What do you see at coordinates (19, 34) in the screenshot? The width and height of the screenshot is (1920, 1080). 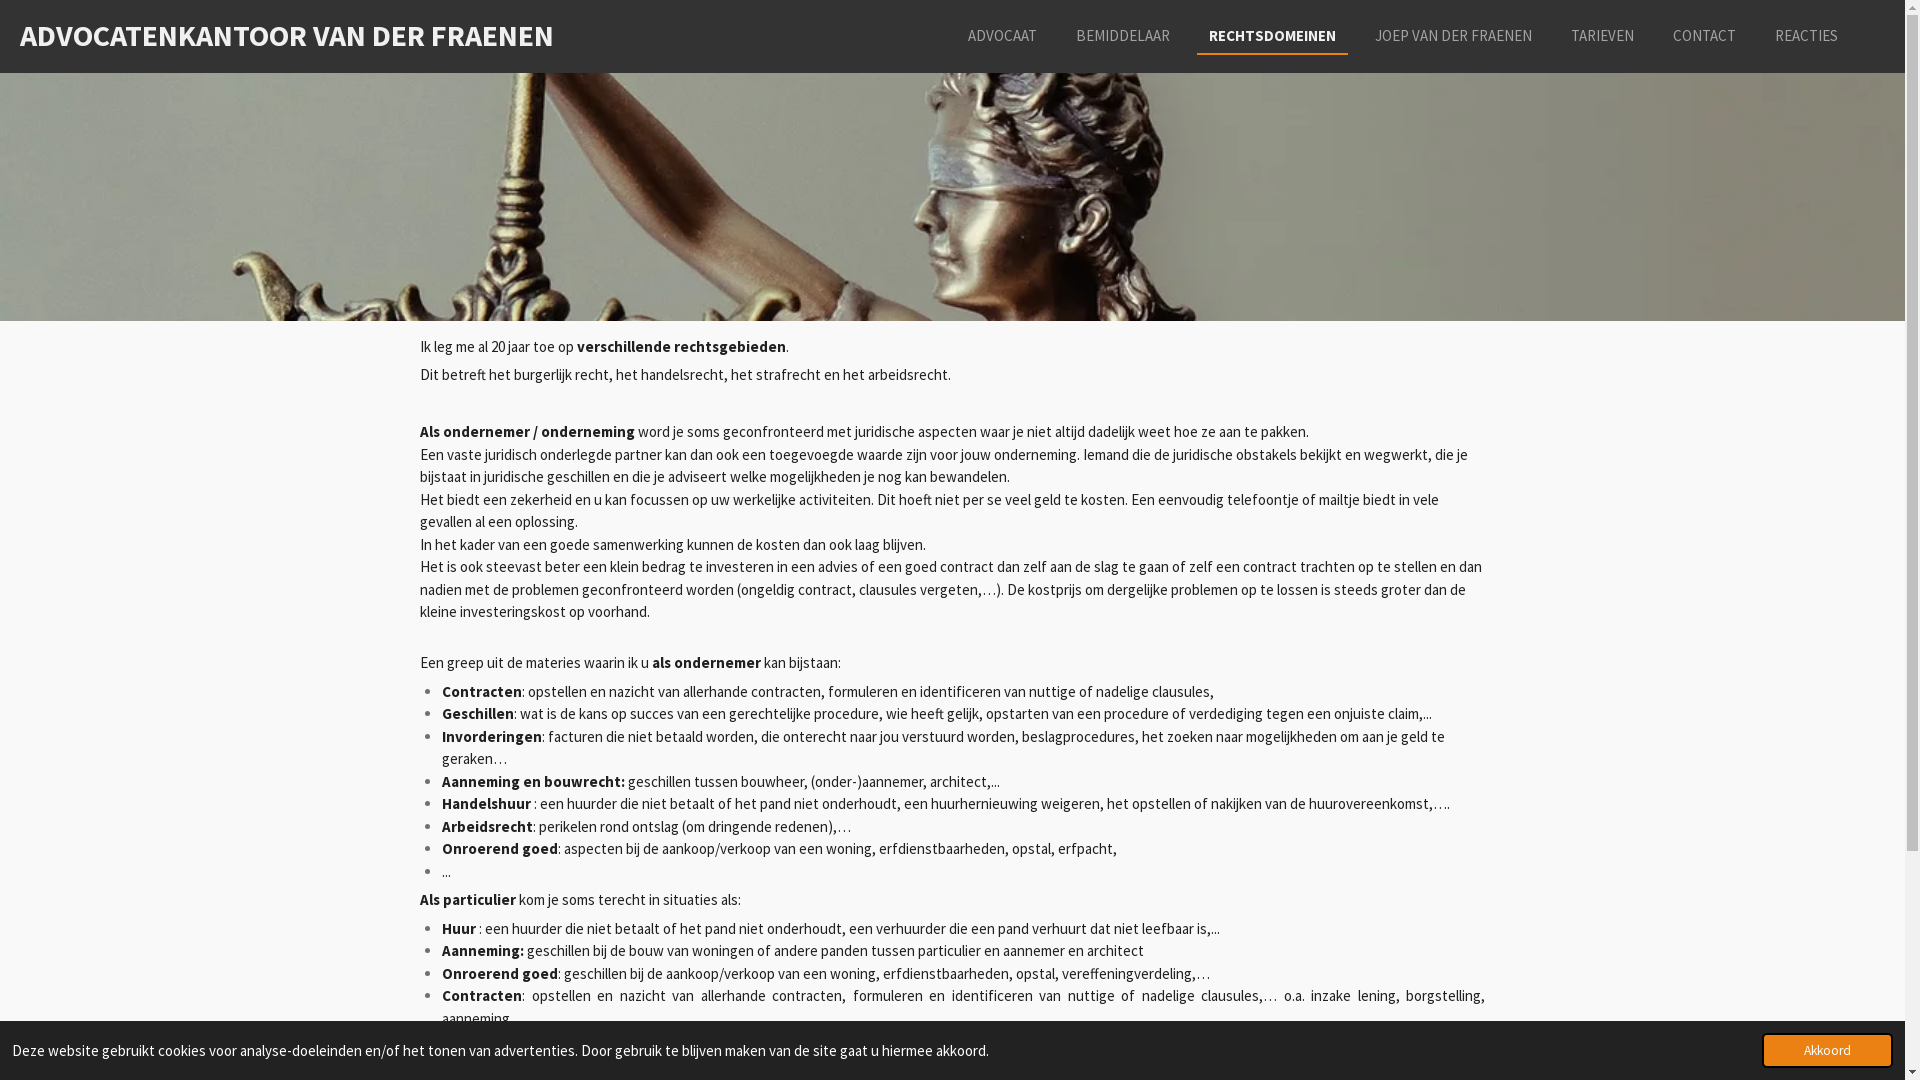 I see `'ADVOCATENKANTOOR VAN DER FRAENEN'` at bounding box center [19, 34].